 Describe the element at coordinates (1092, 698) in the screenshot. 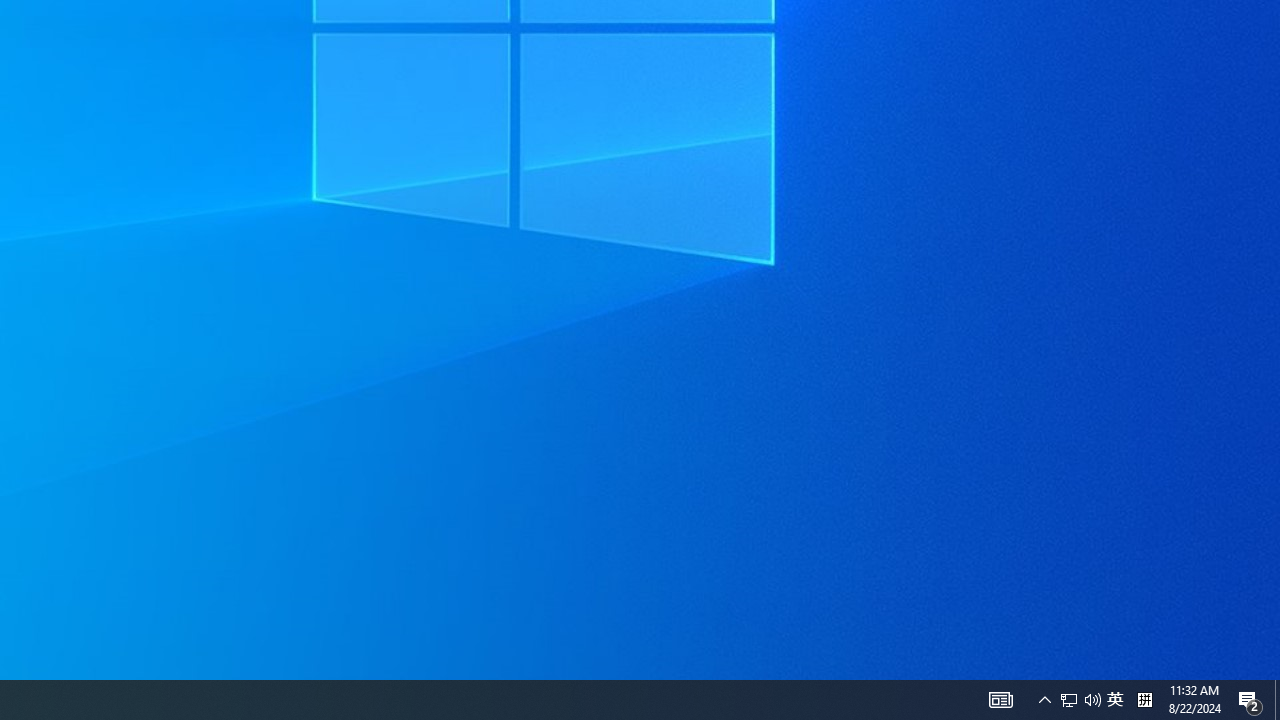

I see `'User Promoted Notification Area'` at that location.